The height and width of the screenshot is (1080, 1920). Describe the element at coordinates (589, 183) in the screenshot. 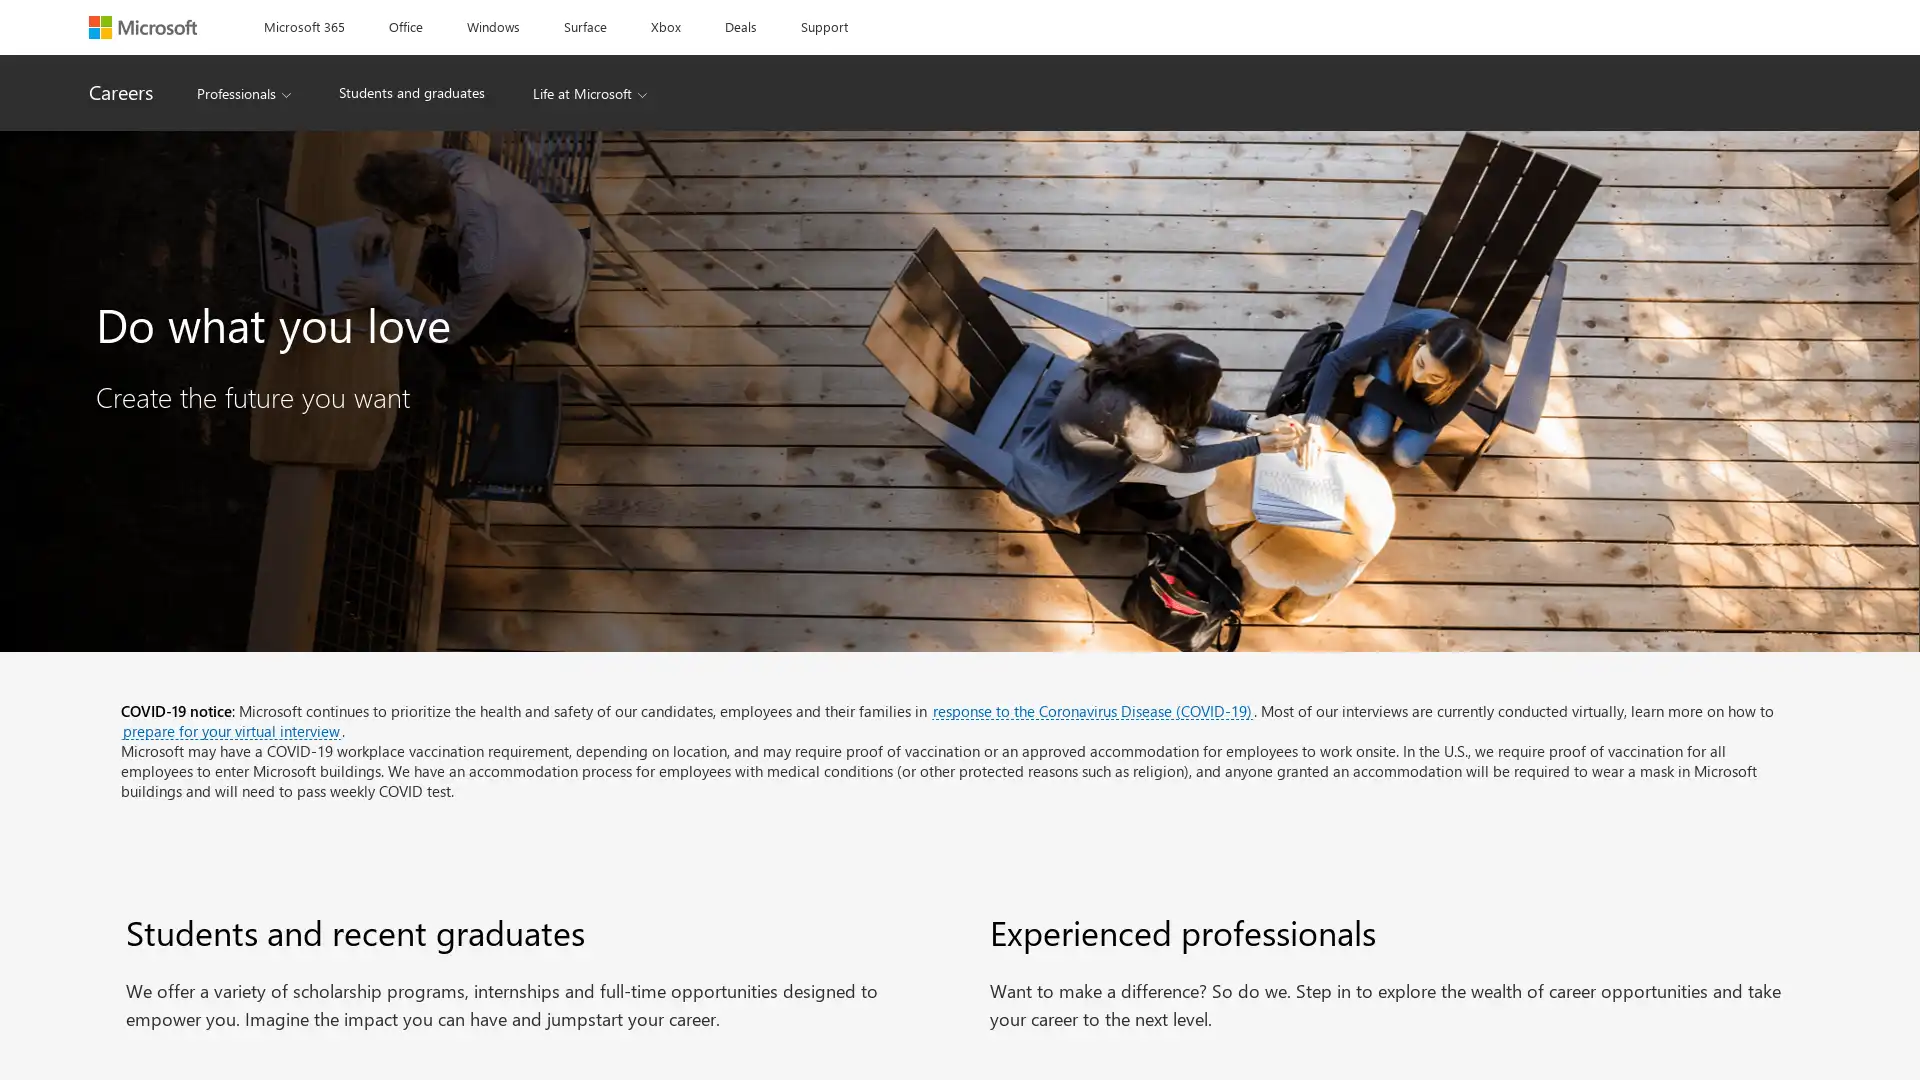

I see `Life at Microsoft` at that location.